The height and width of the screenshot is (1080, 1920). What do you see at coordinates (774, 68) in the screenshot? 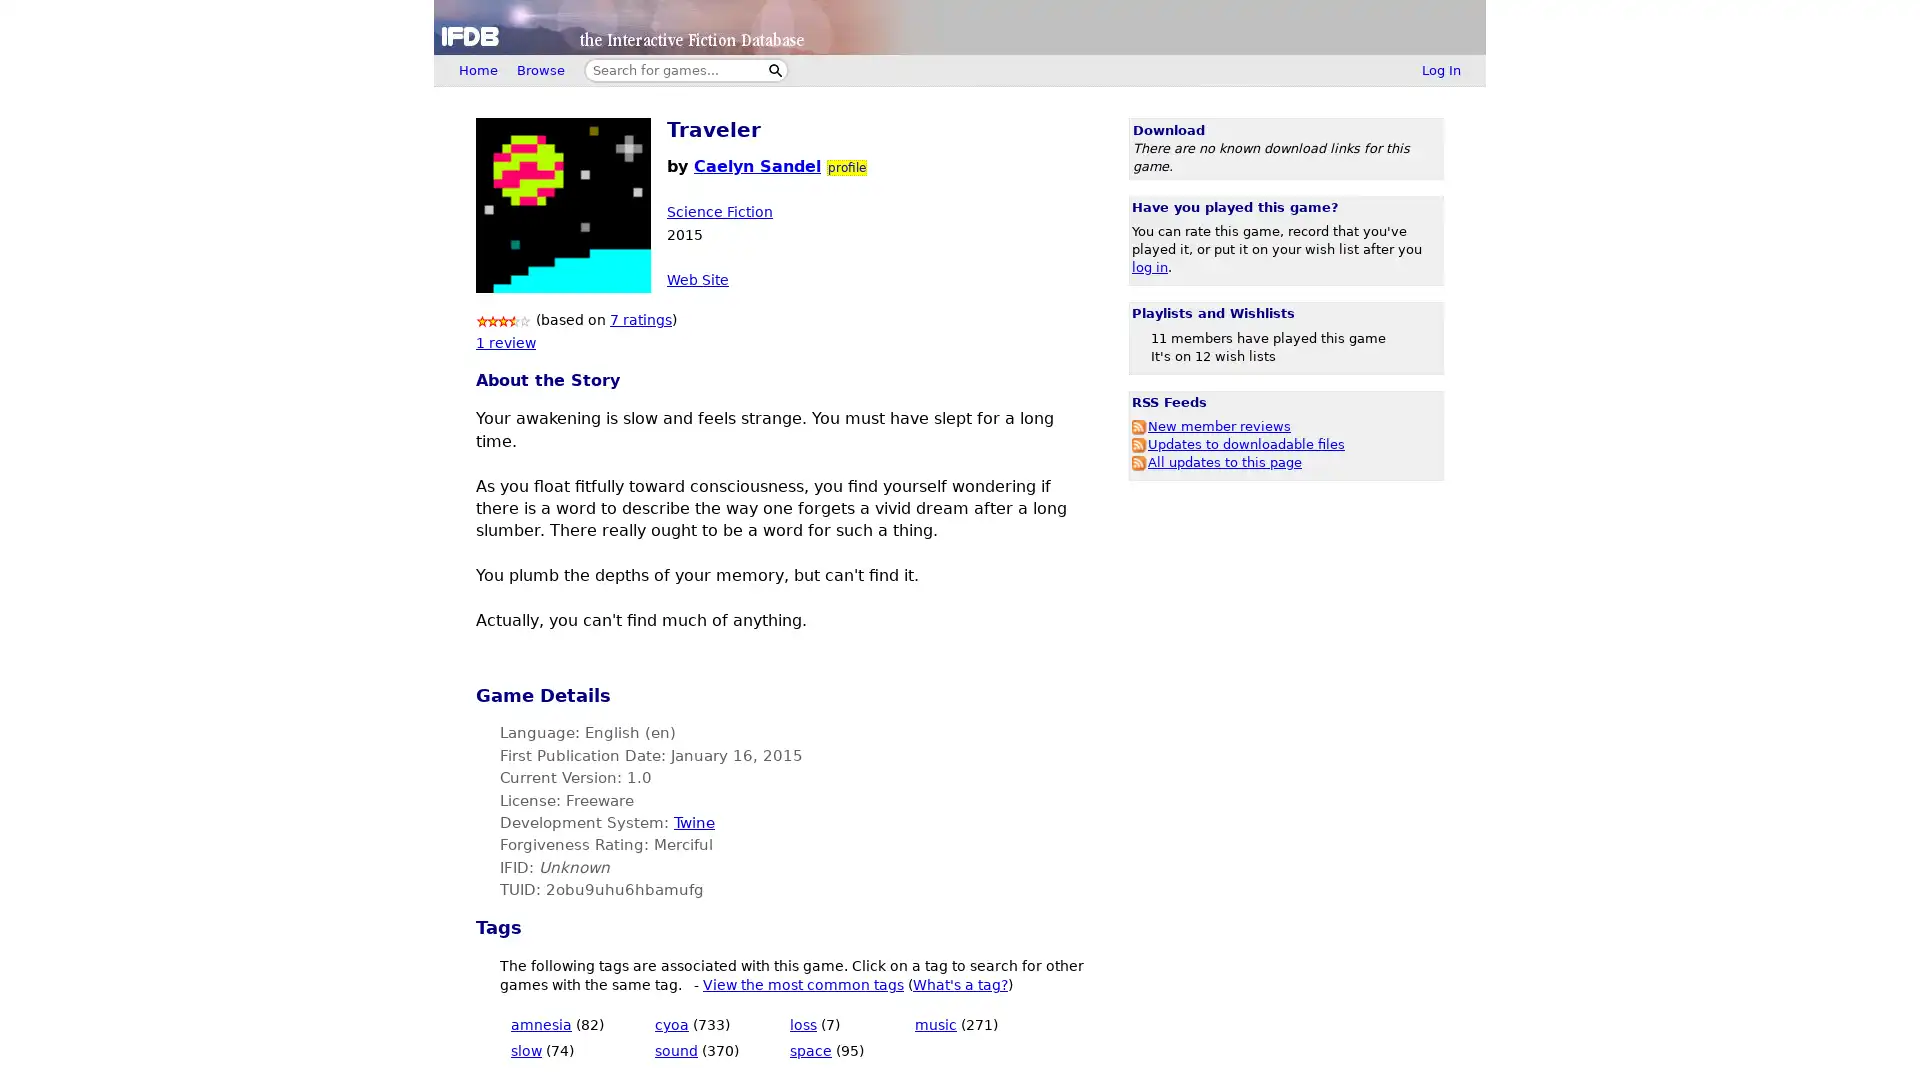
I see `Search` at bounding box center [774, 68].